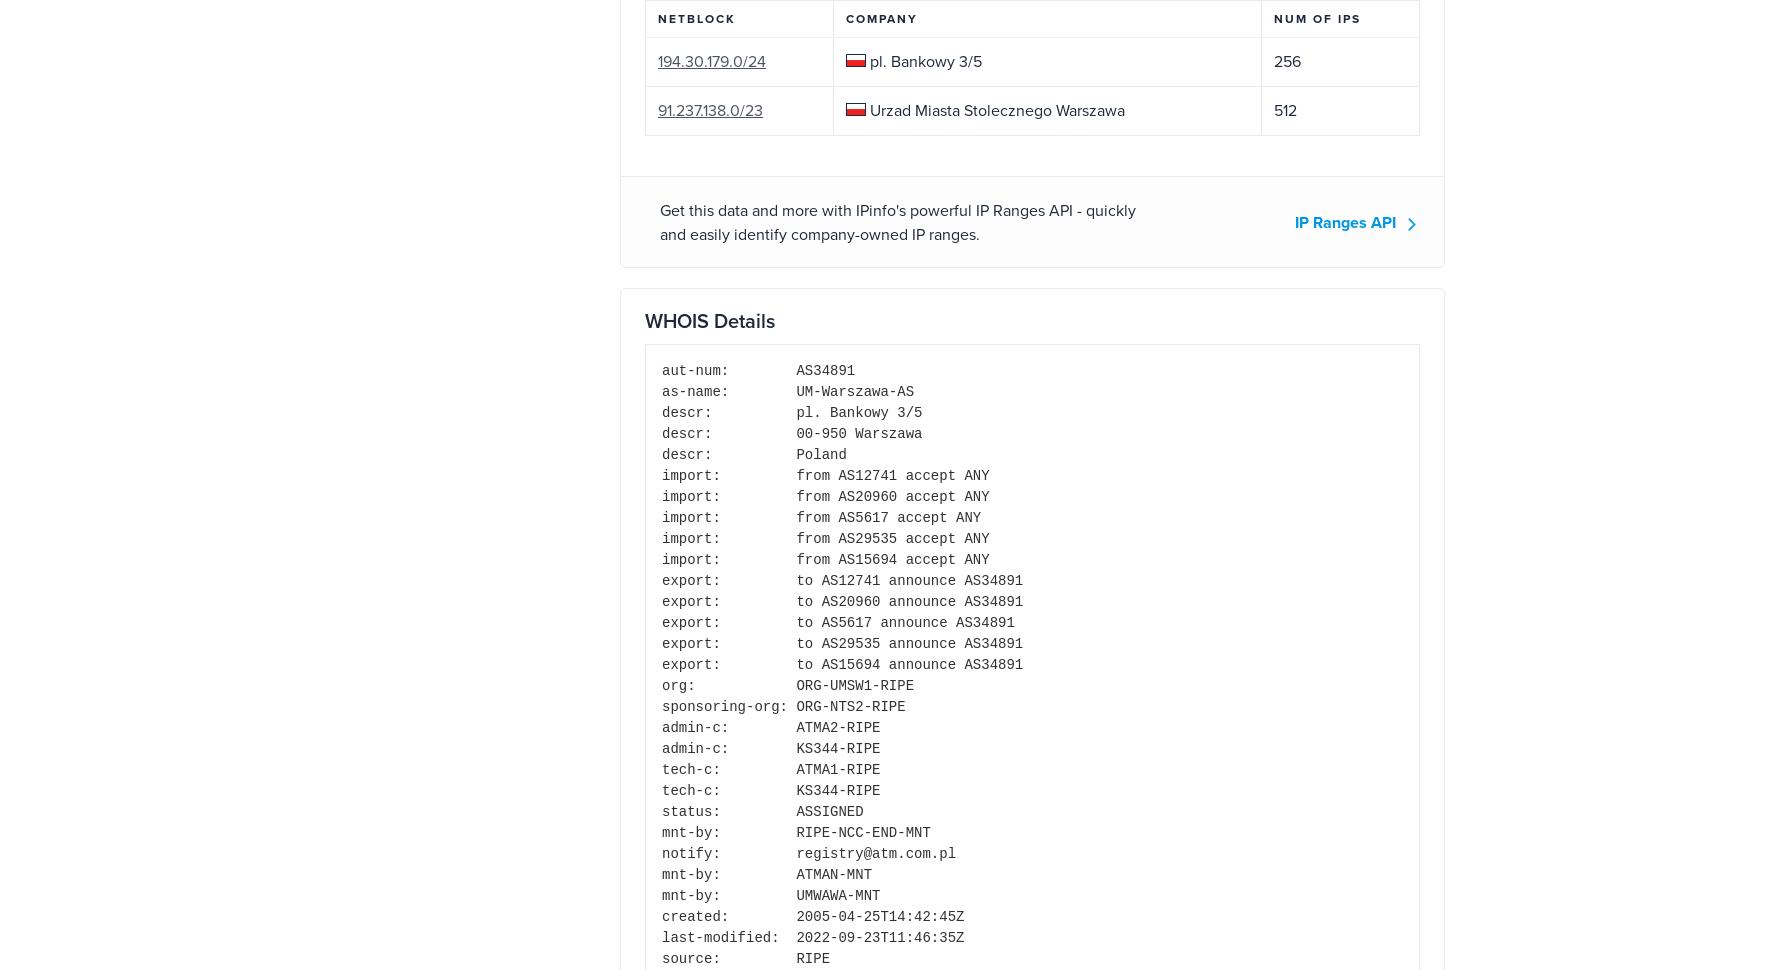 The image size is (1780, 970). I want to click on 'Our IP tools', so click(424, 237).